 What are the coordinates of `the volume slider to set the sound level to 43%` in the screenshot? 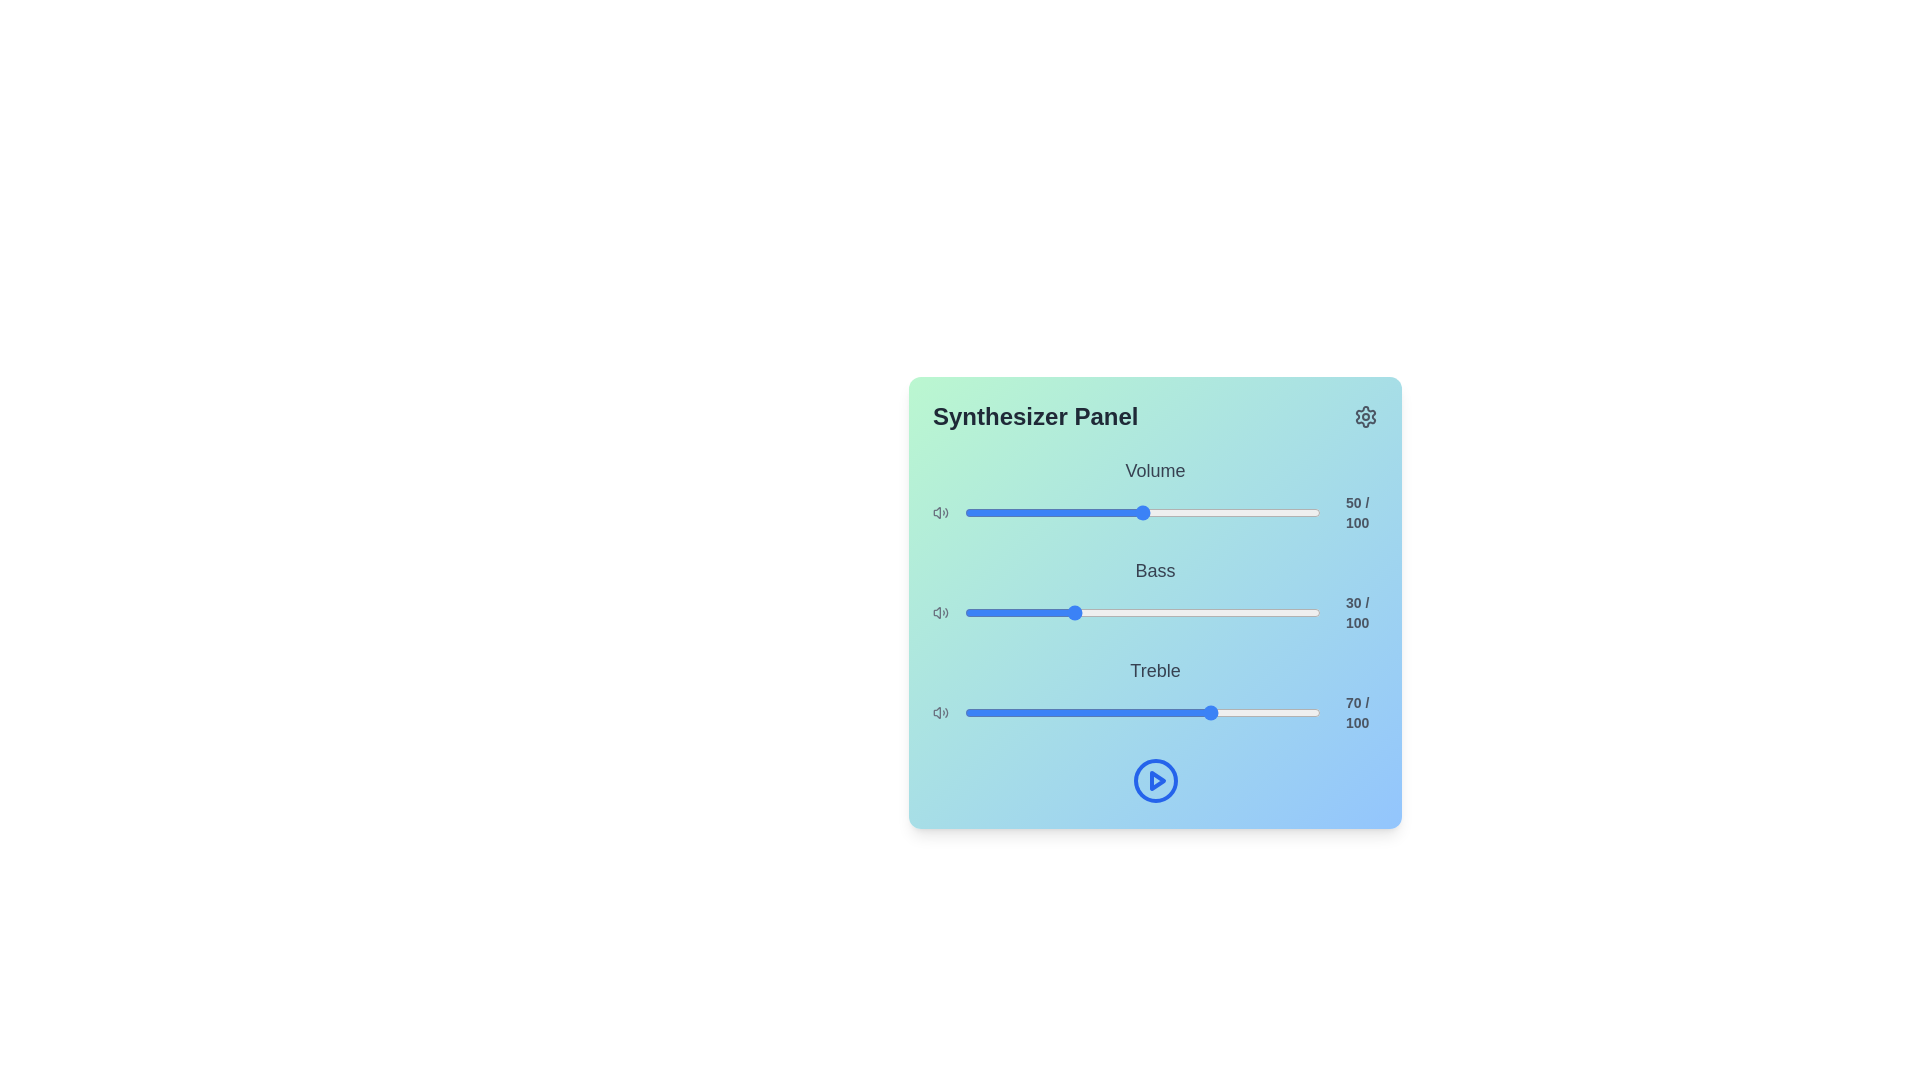 It's located at (1117, 512).